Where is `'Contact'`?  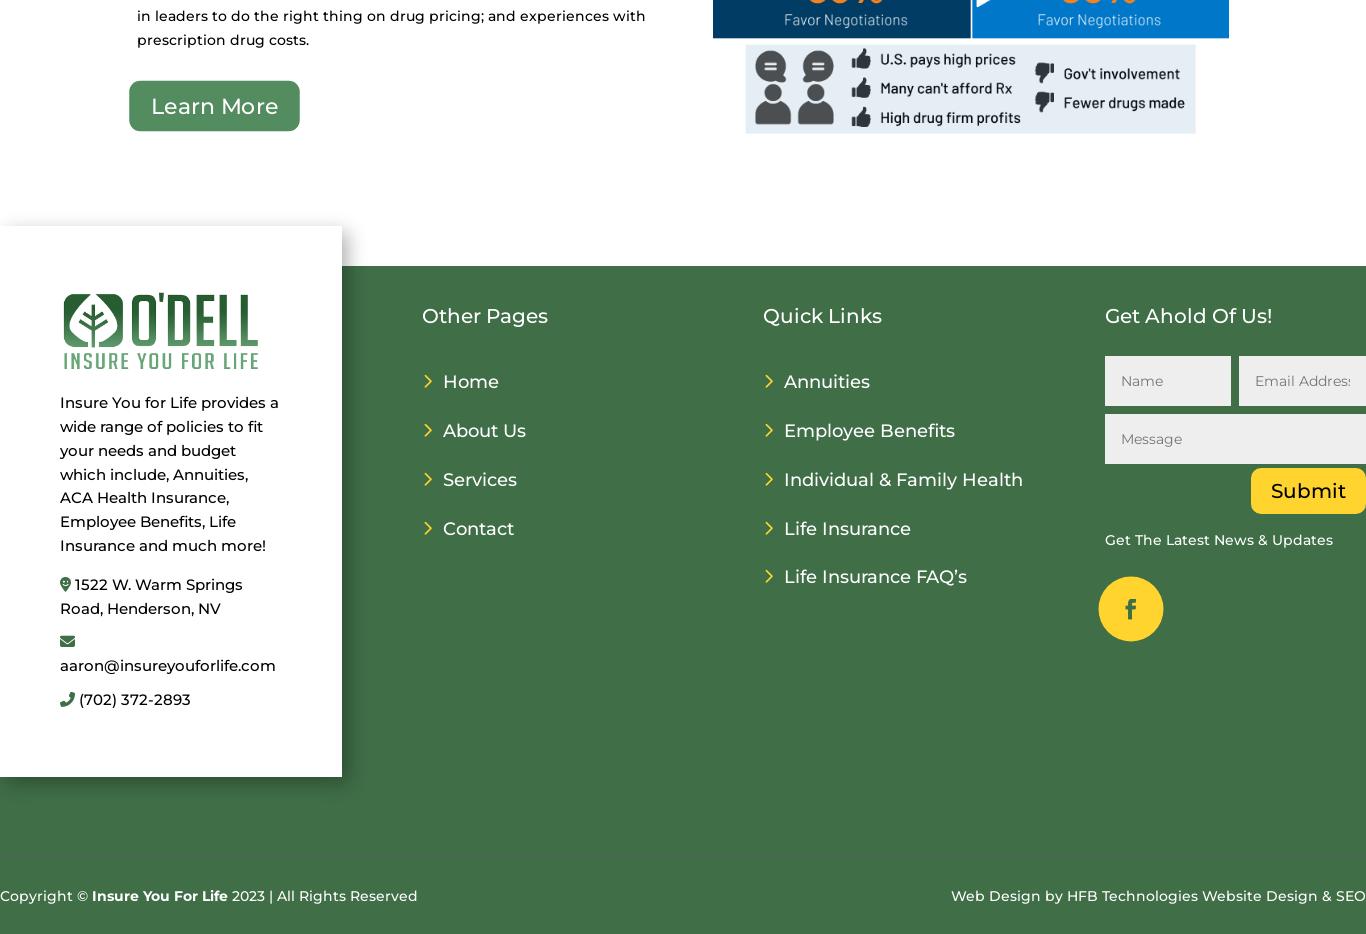
'Contact' is located at coordinates (477, 527).